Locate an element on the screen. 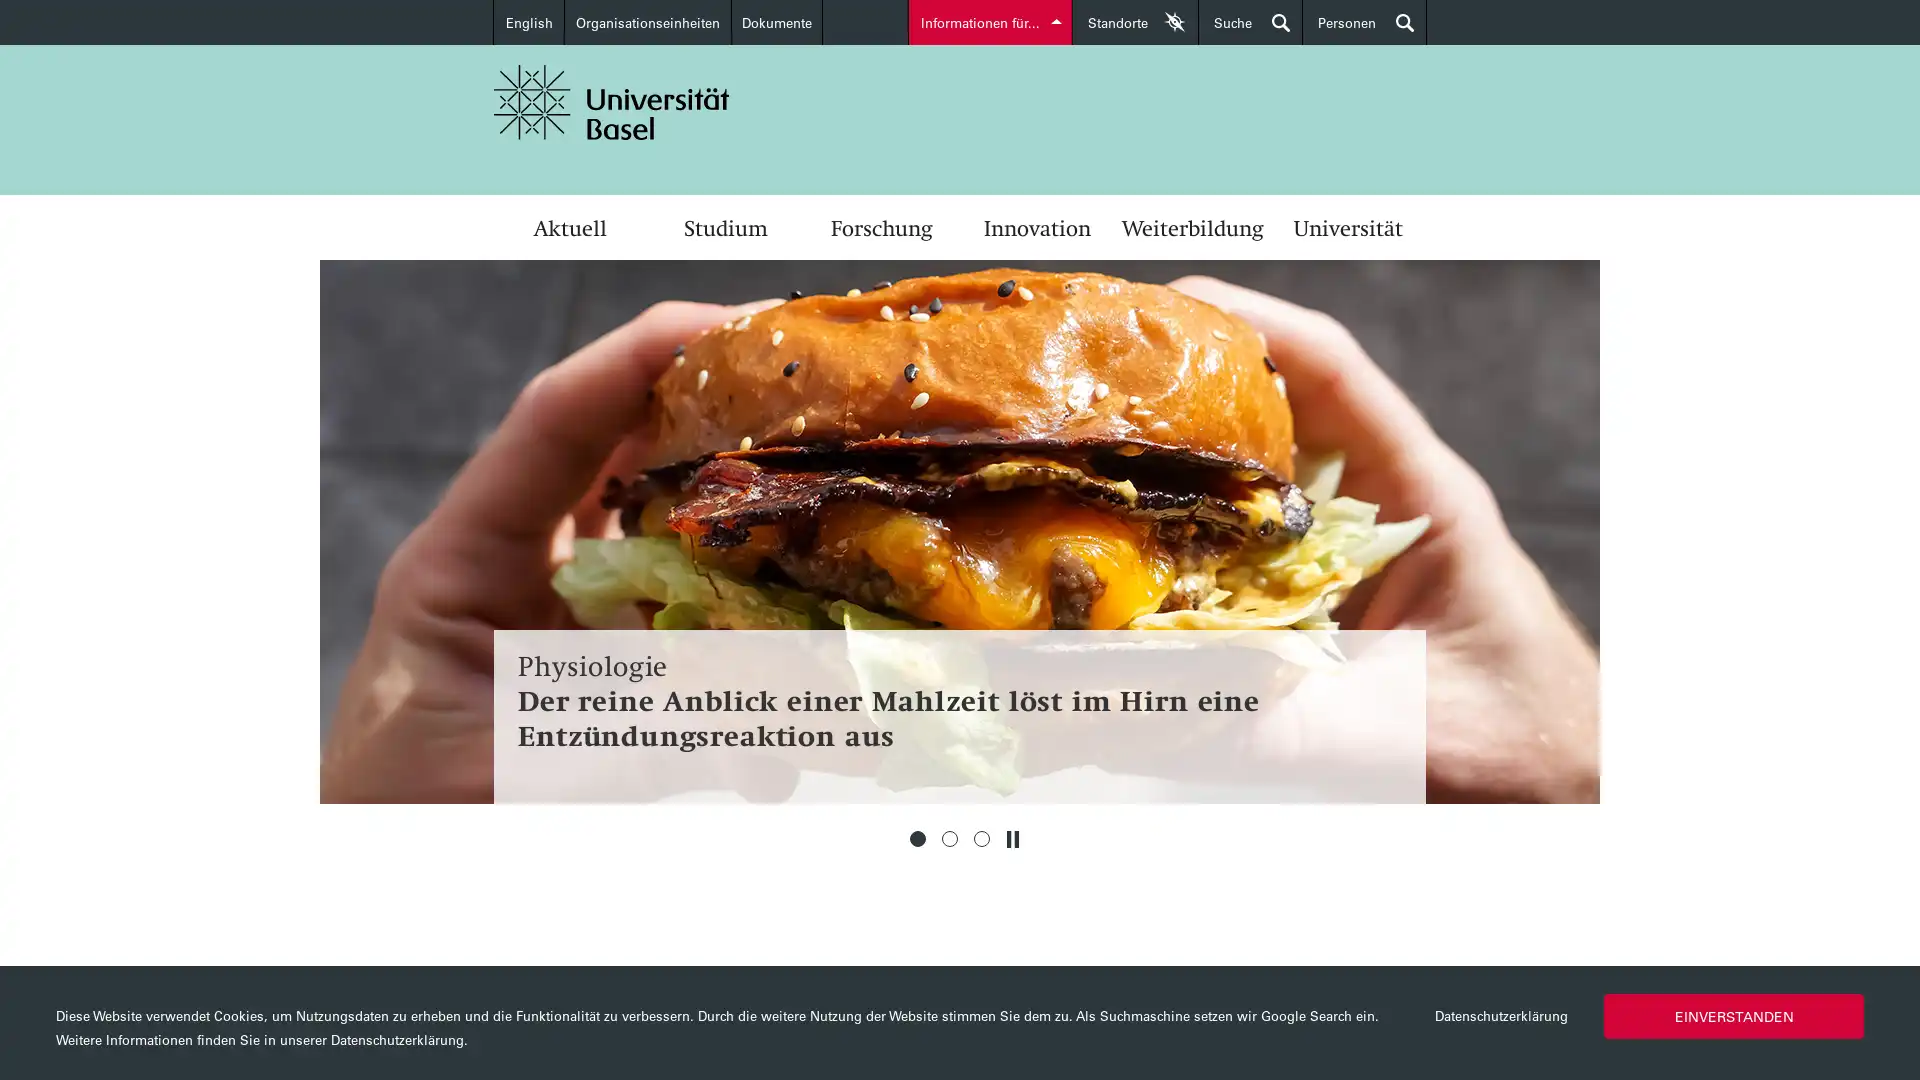 Image resolution: width=1920 pixels, height=1080 pixels. 1 is located at coordinates (915, 839).